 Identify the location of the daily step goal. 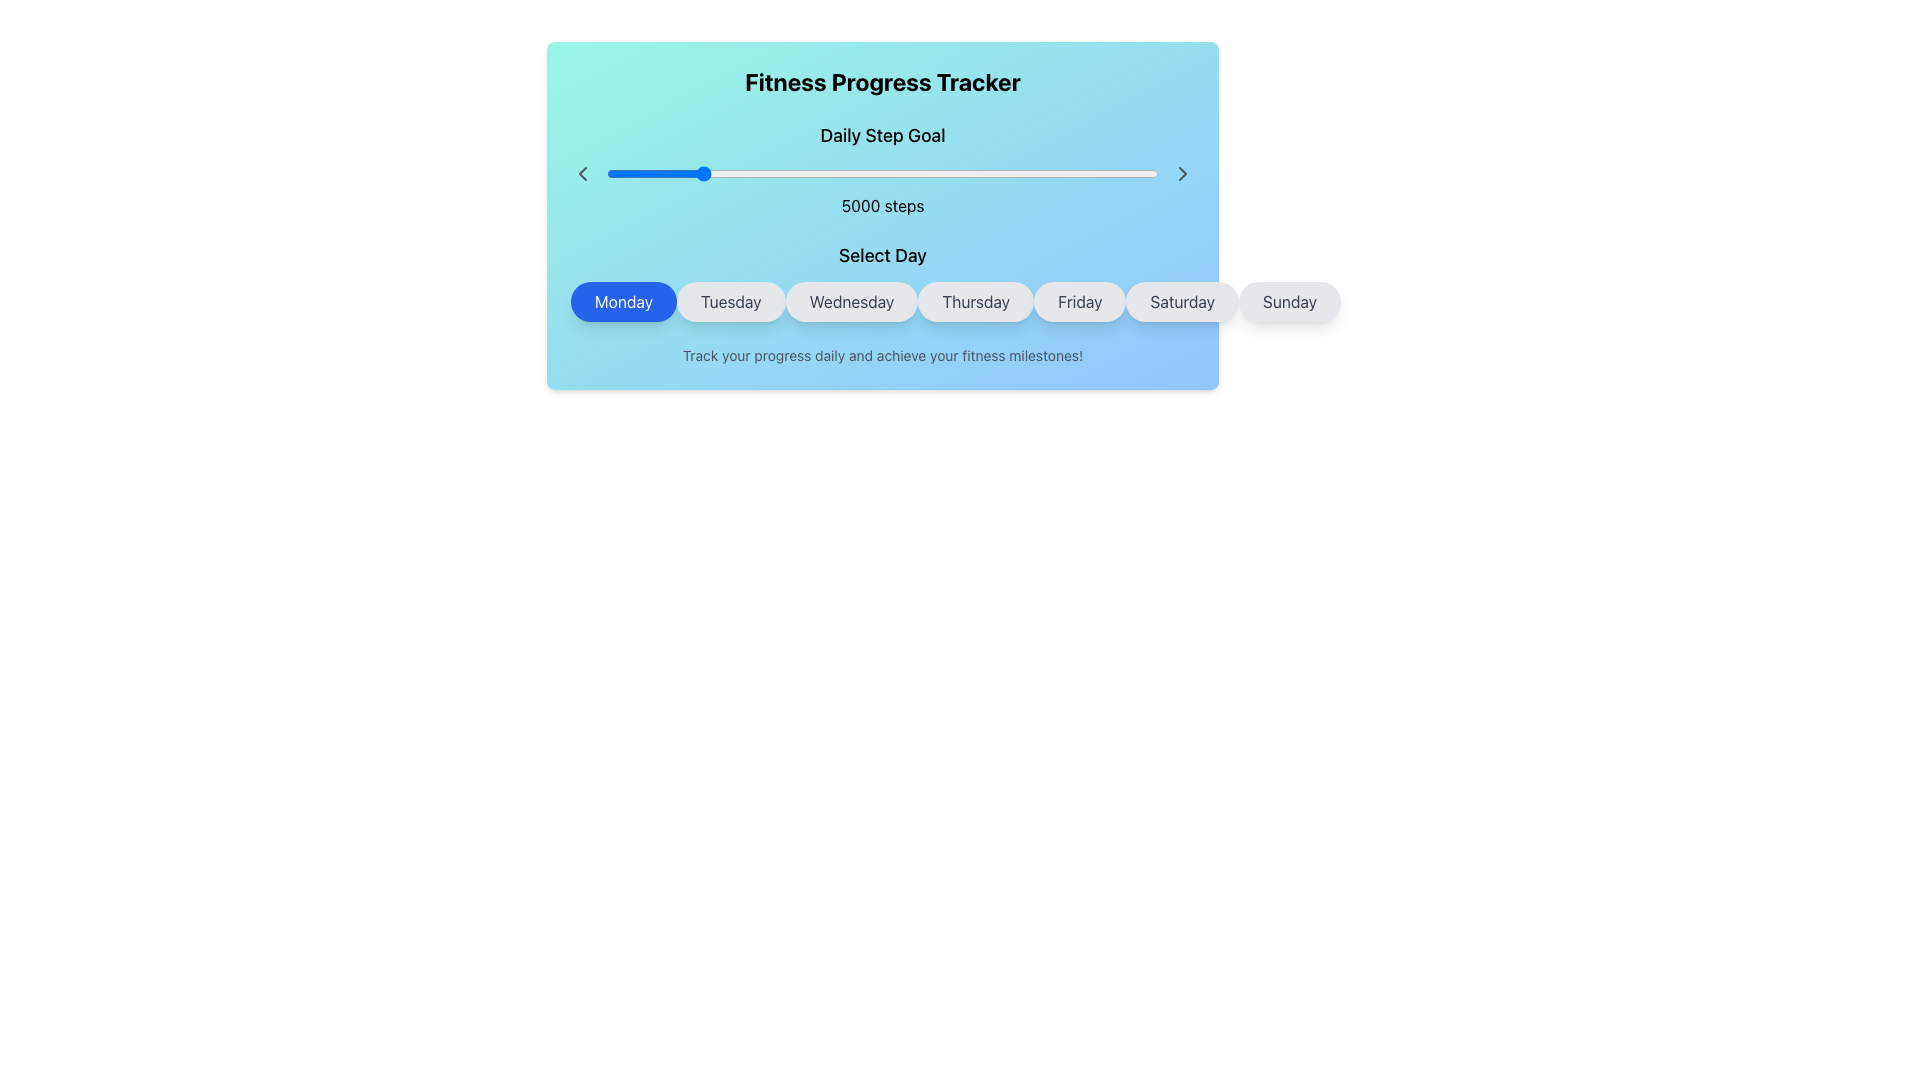
(1098, 172).